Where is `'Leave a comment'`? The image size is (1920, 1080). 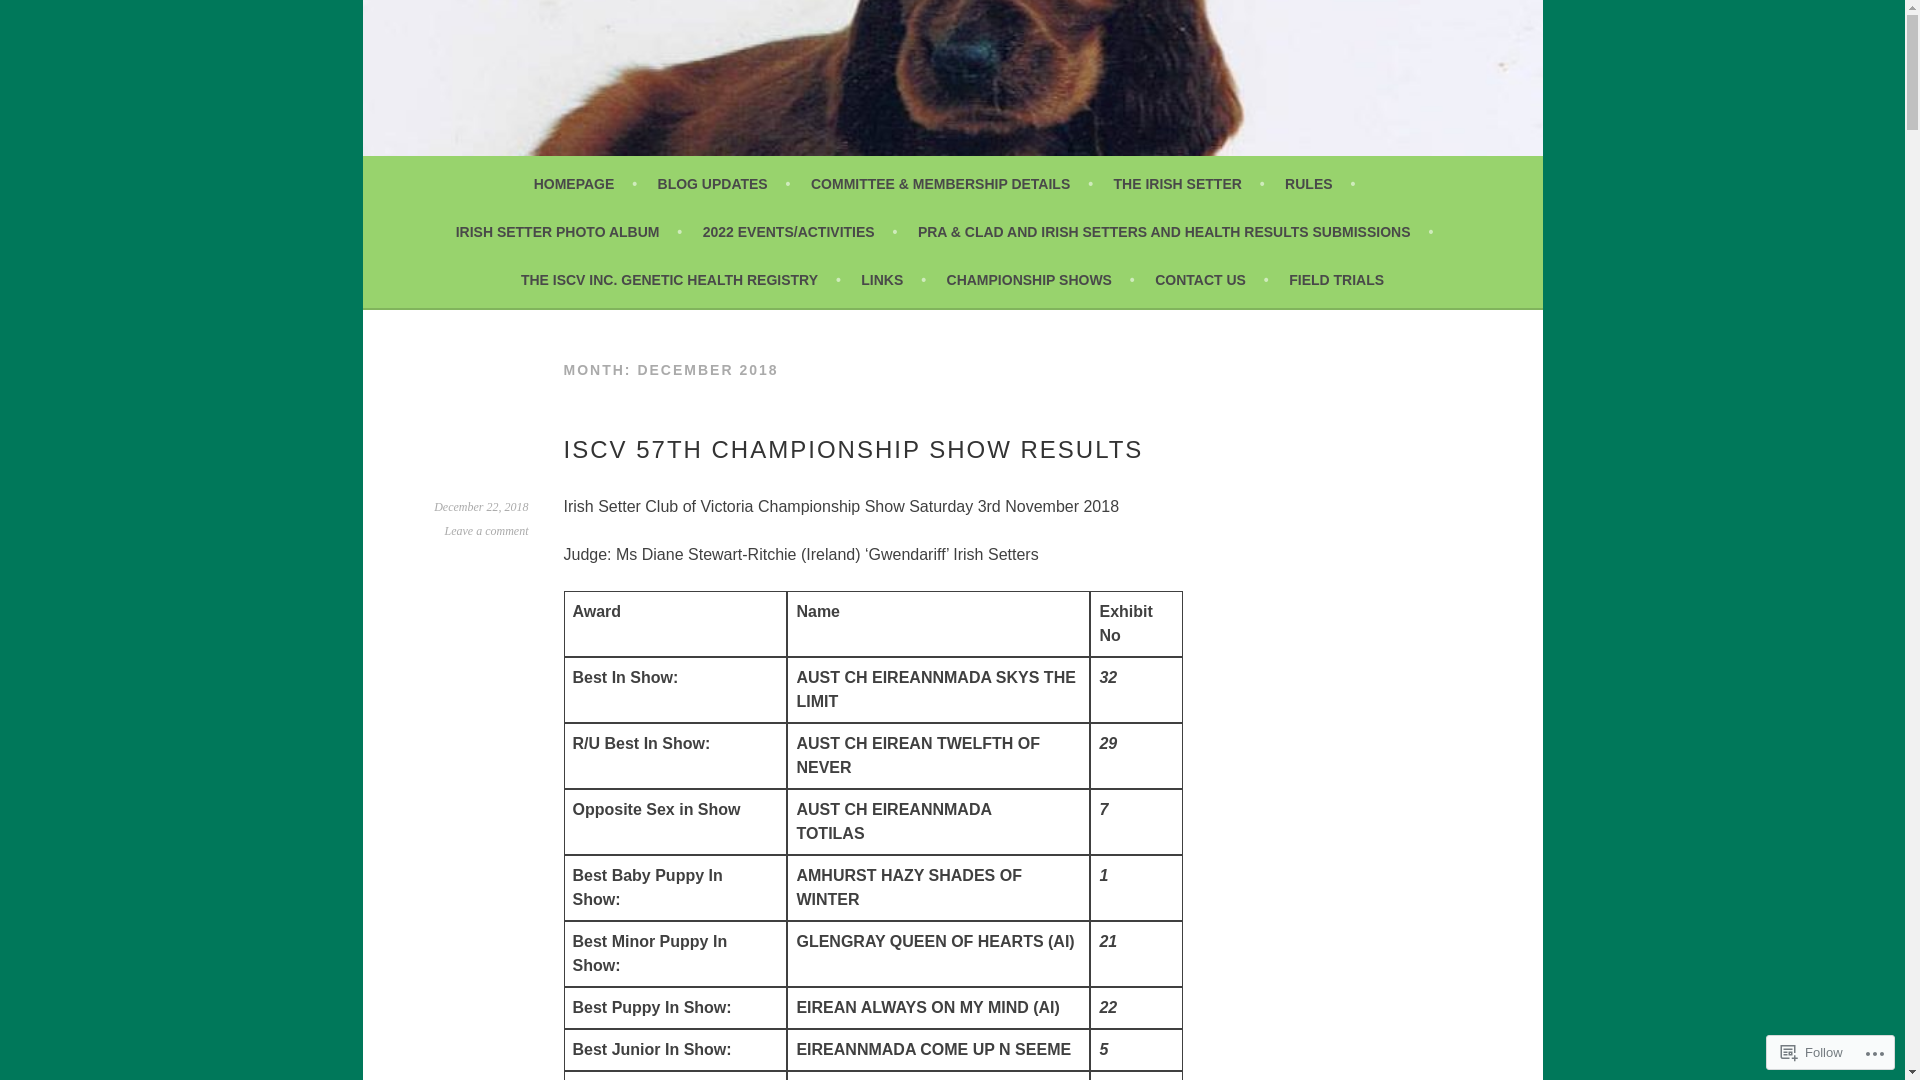 'Leave a comment' is located at coordinates (486, 530).